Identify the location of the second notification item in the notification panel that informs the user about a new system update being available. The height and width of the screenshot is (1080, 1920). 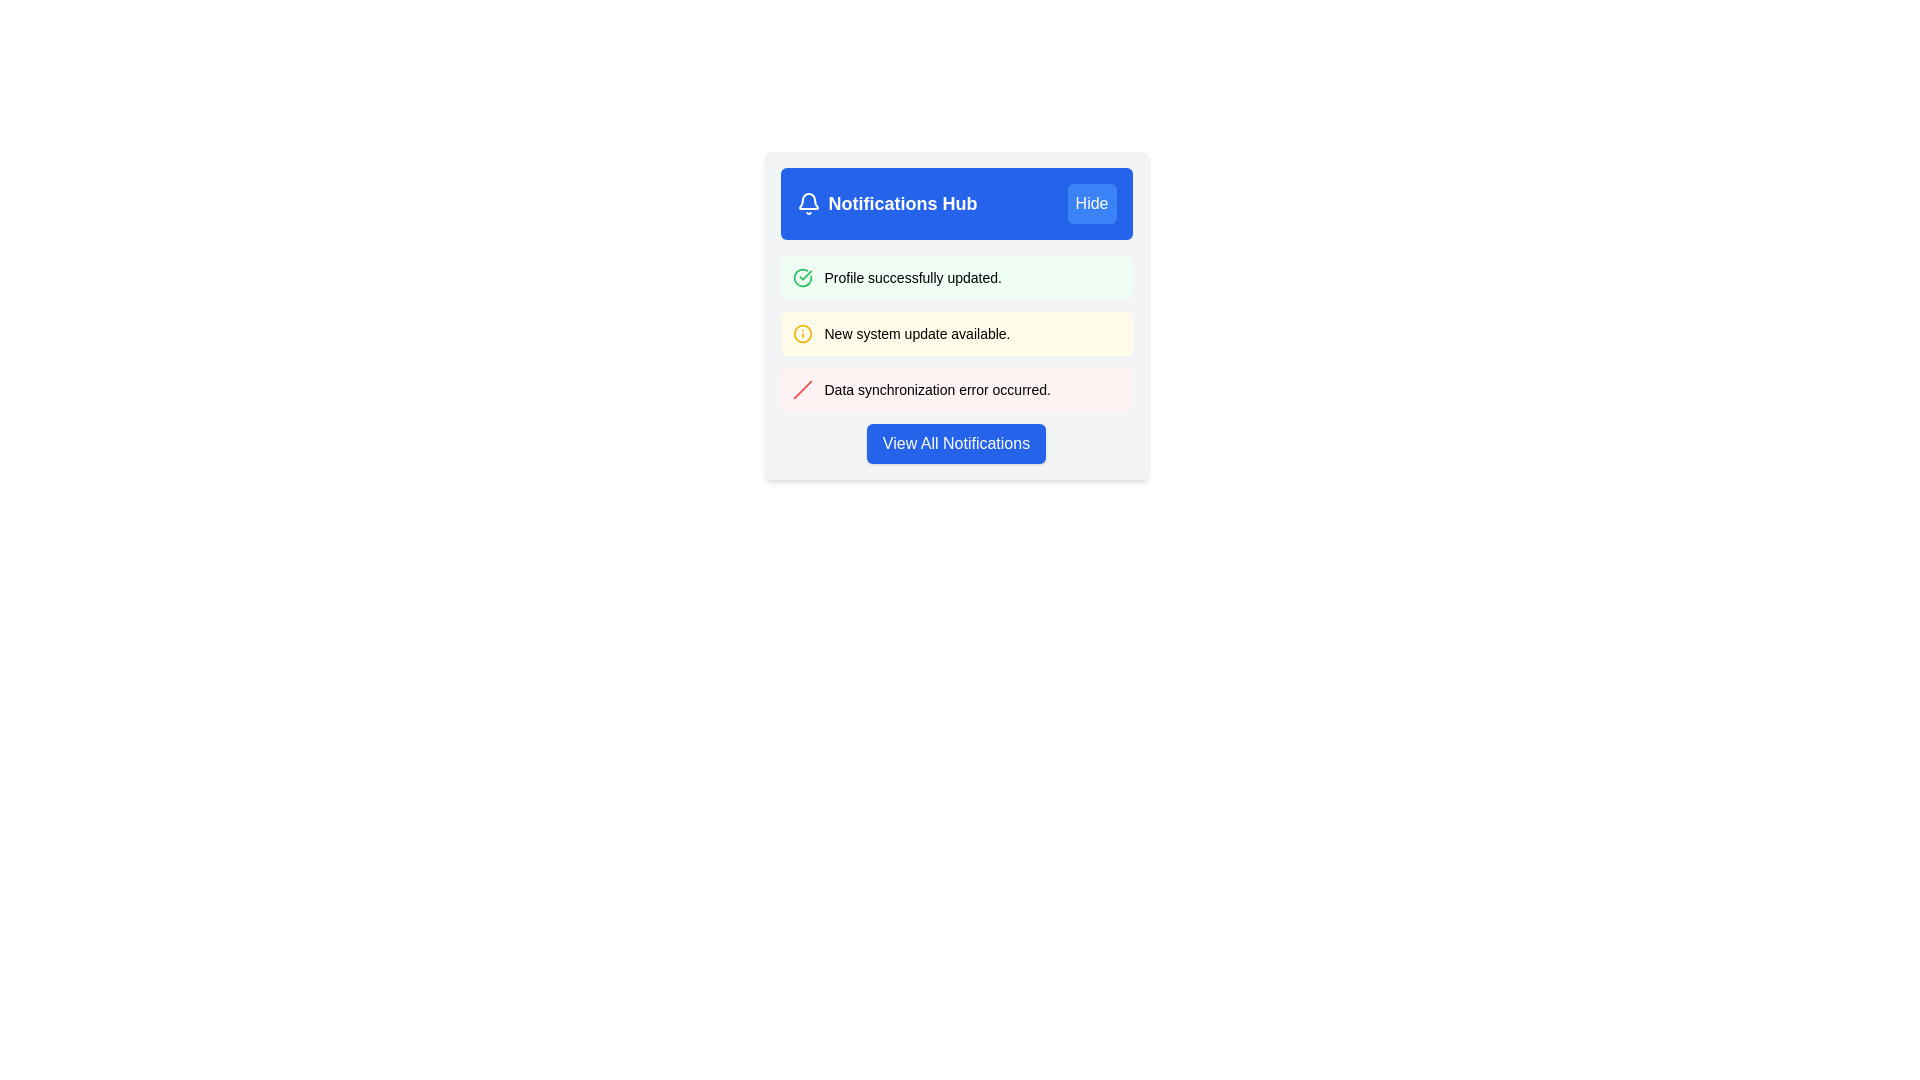
(955, 333).